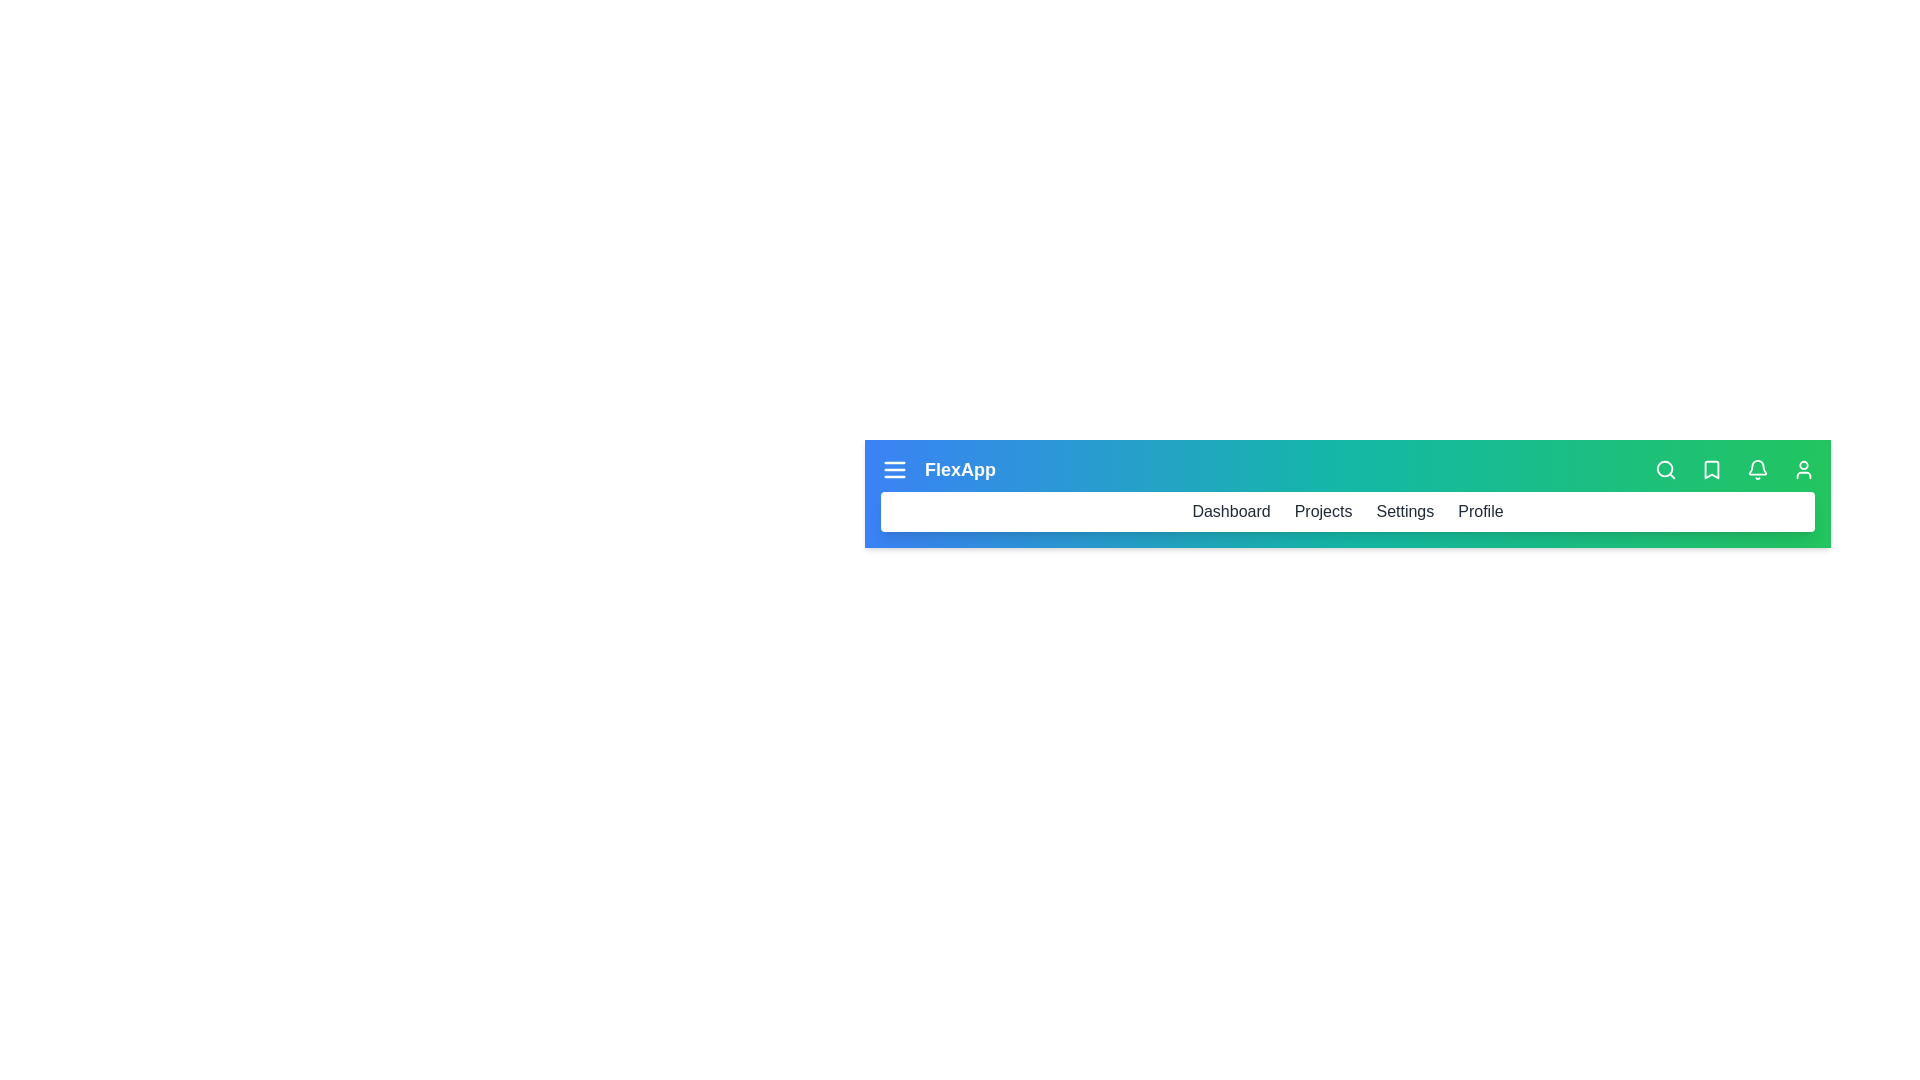  What do you see at coordinates (960, 470) in the screenshot?
I see `the title 'FlexApp' displayed in the app bar` at bounding box center [960, 470].